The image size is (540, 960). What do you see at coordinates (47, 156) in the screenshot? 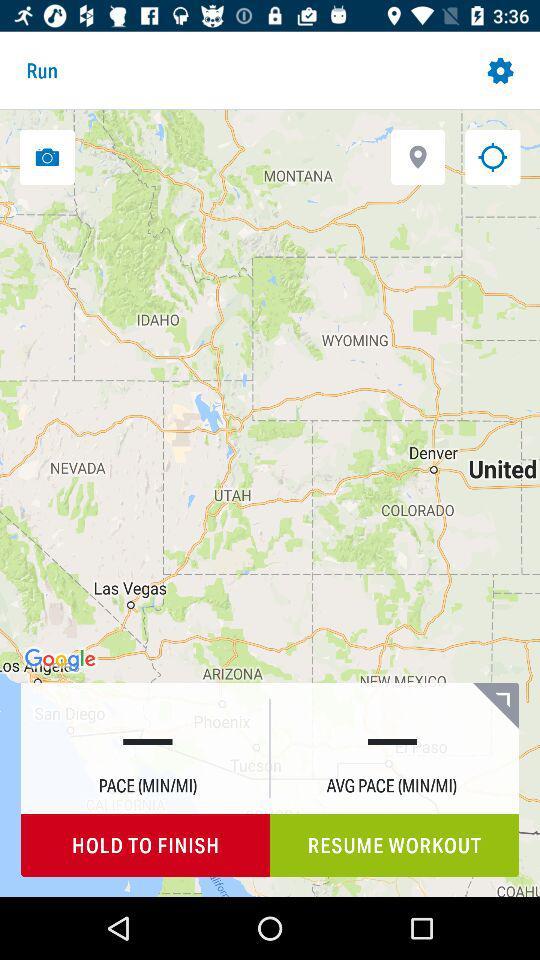
I see `icon at the top left corner` at bounding box center [47, 156].